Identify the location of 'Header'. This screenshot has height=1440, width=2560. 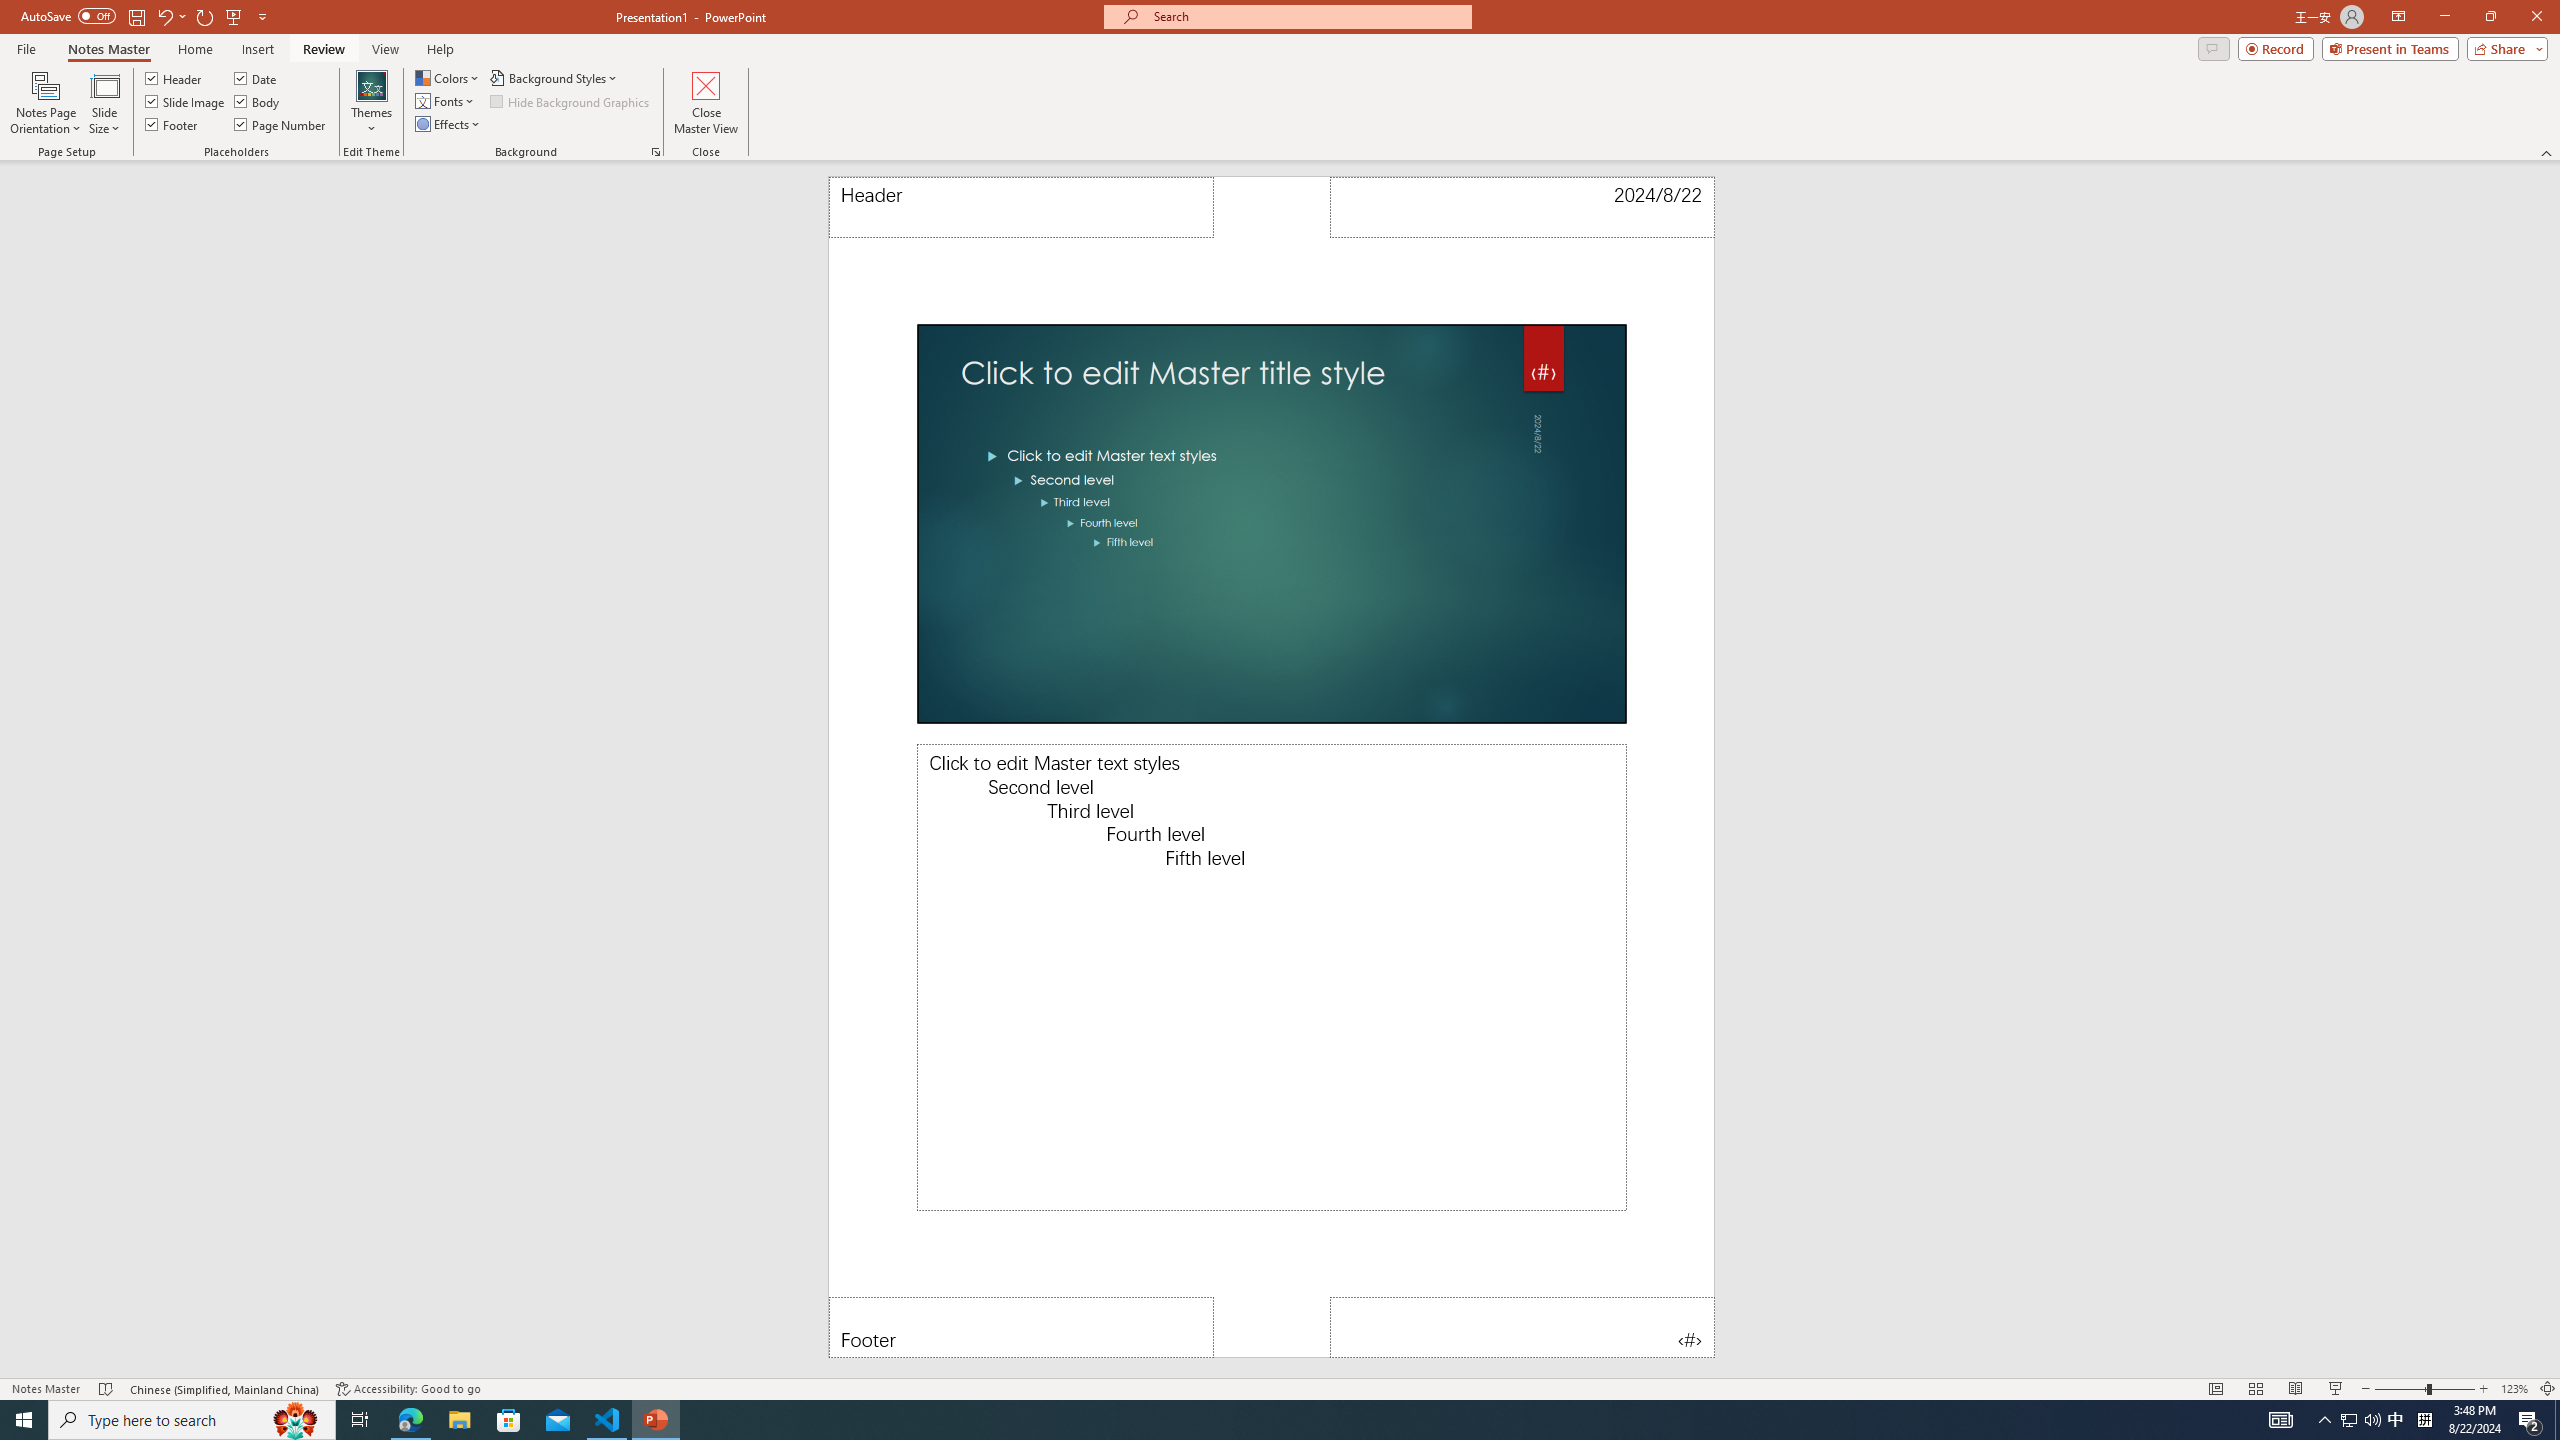
(1020, 206).